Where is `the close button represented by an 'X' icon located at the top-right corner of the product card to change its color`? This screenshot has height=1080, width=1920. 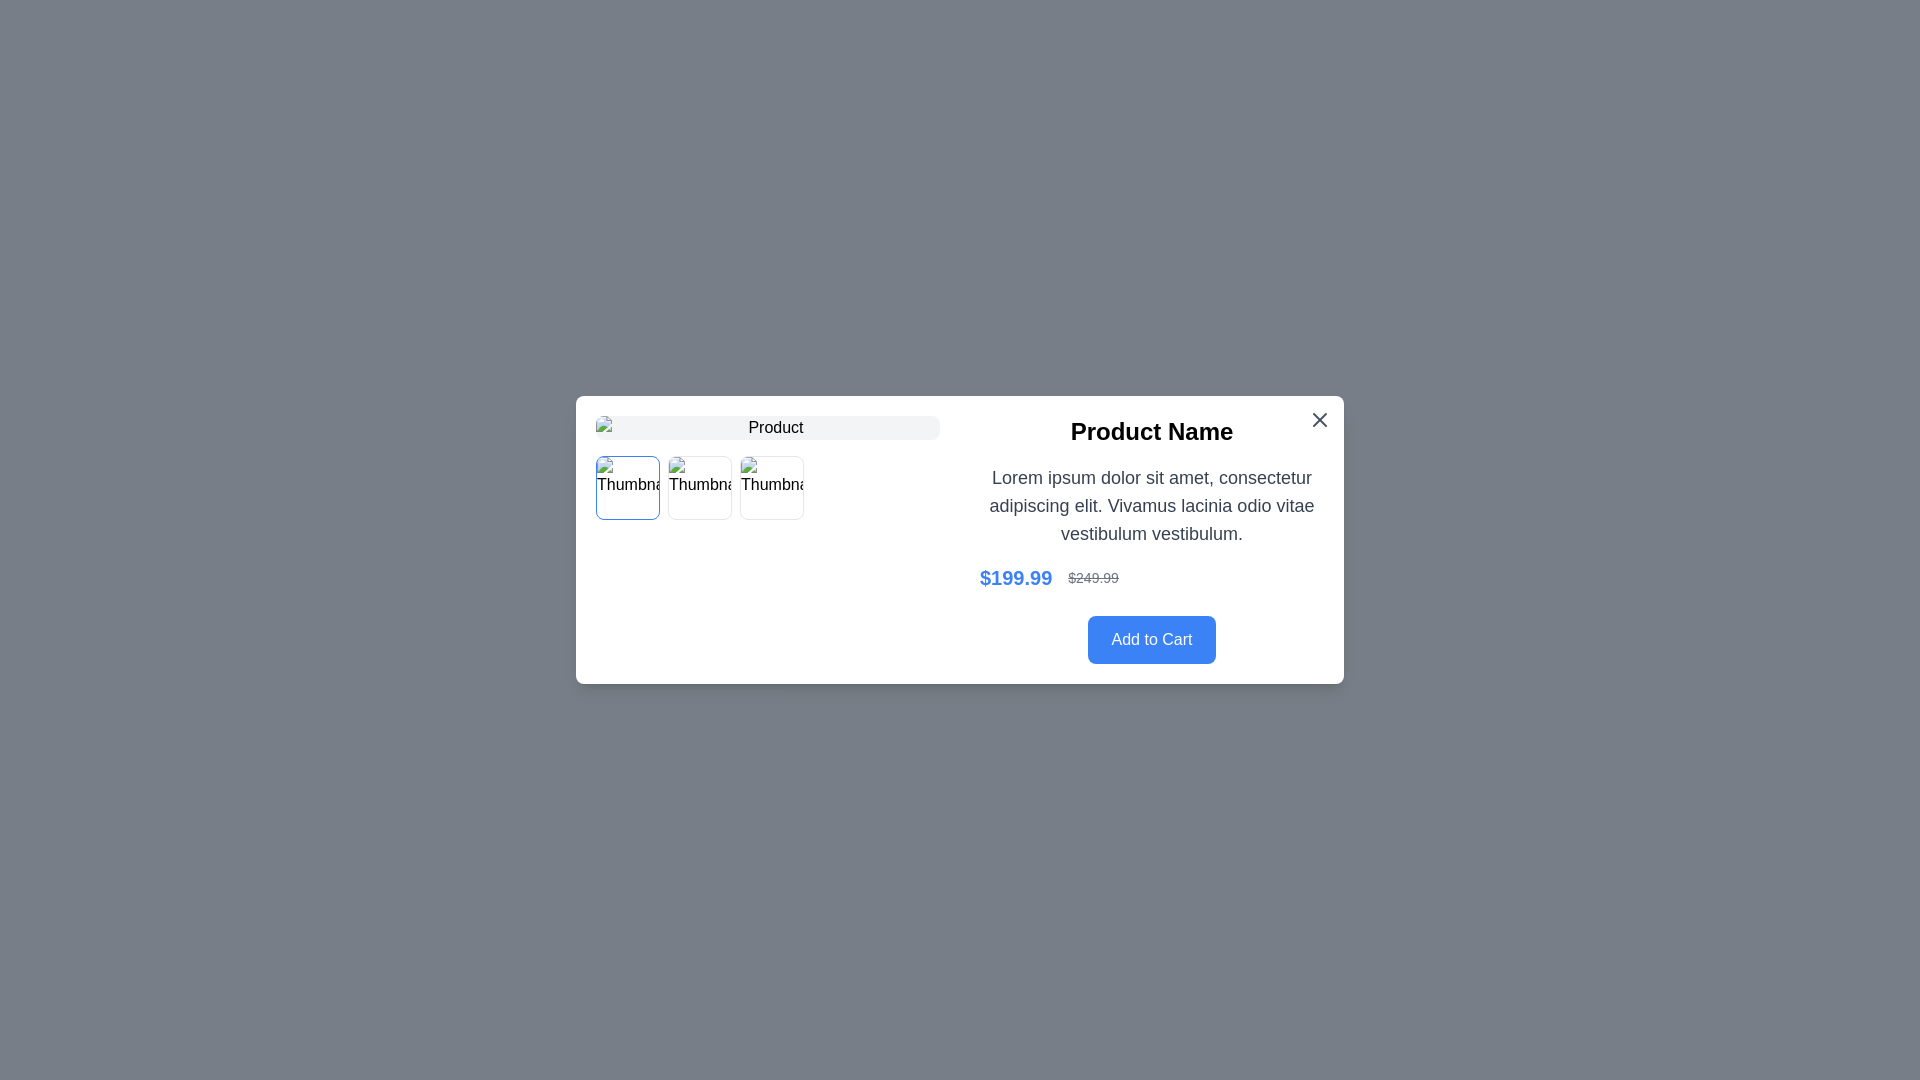 the close button represented by an 'X' icon located at the top-right corner of the product card to change its color is located at coordinates (1320, 419).